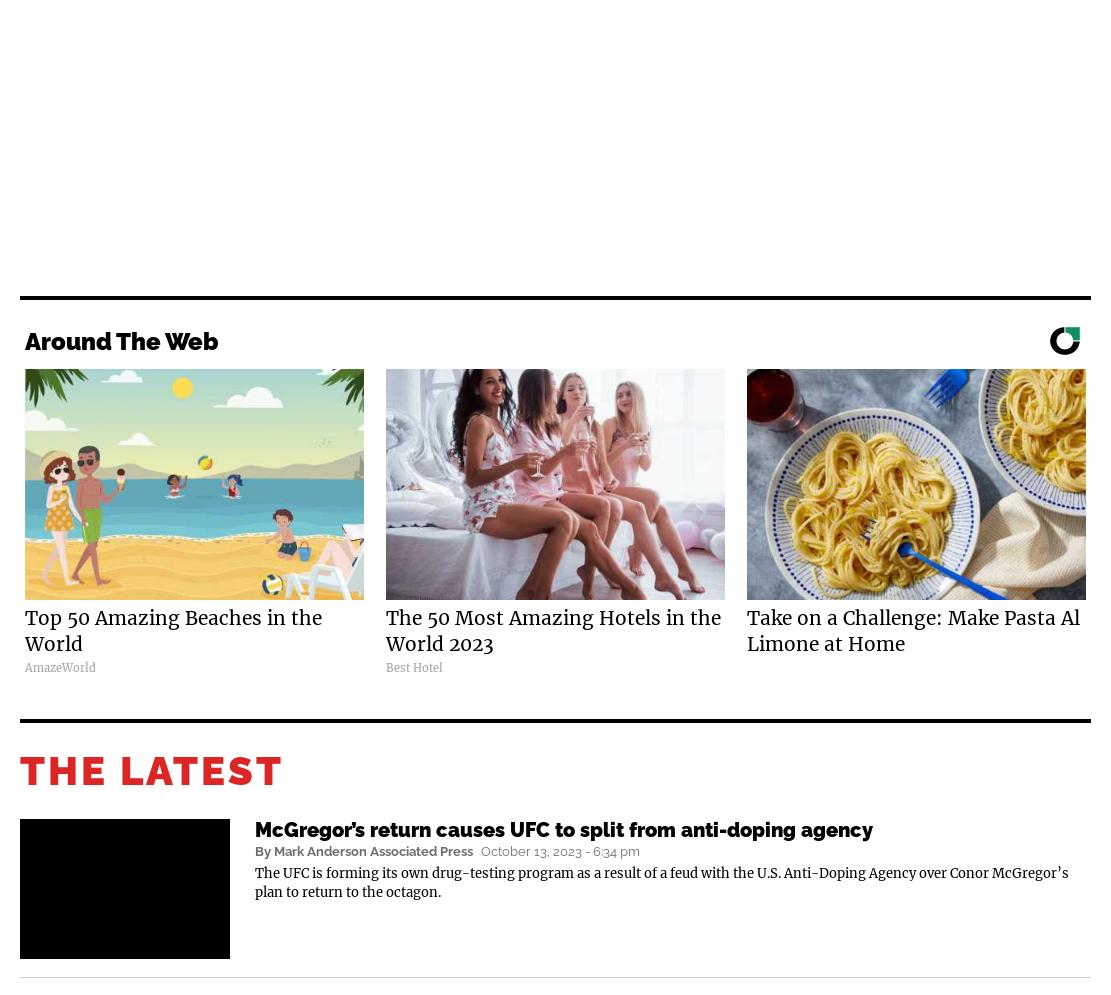 Image resolution: width=1111 pixels, height=995 pixels. Describe the element at coordinates (559, 851) in the screenshot. I see `'October 13, 2023 - 6:34 pm'` at that location.